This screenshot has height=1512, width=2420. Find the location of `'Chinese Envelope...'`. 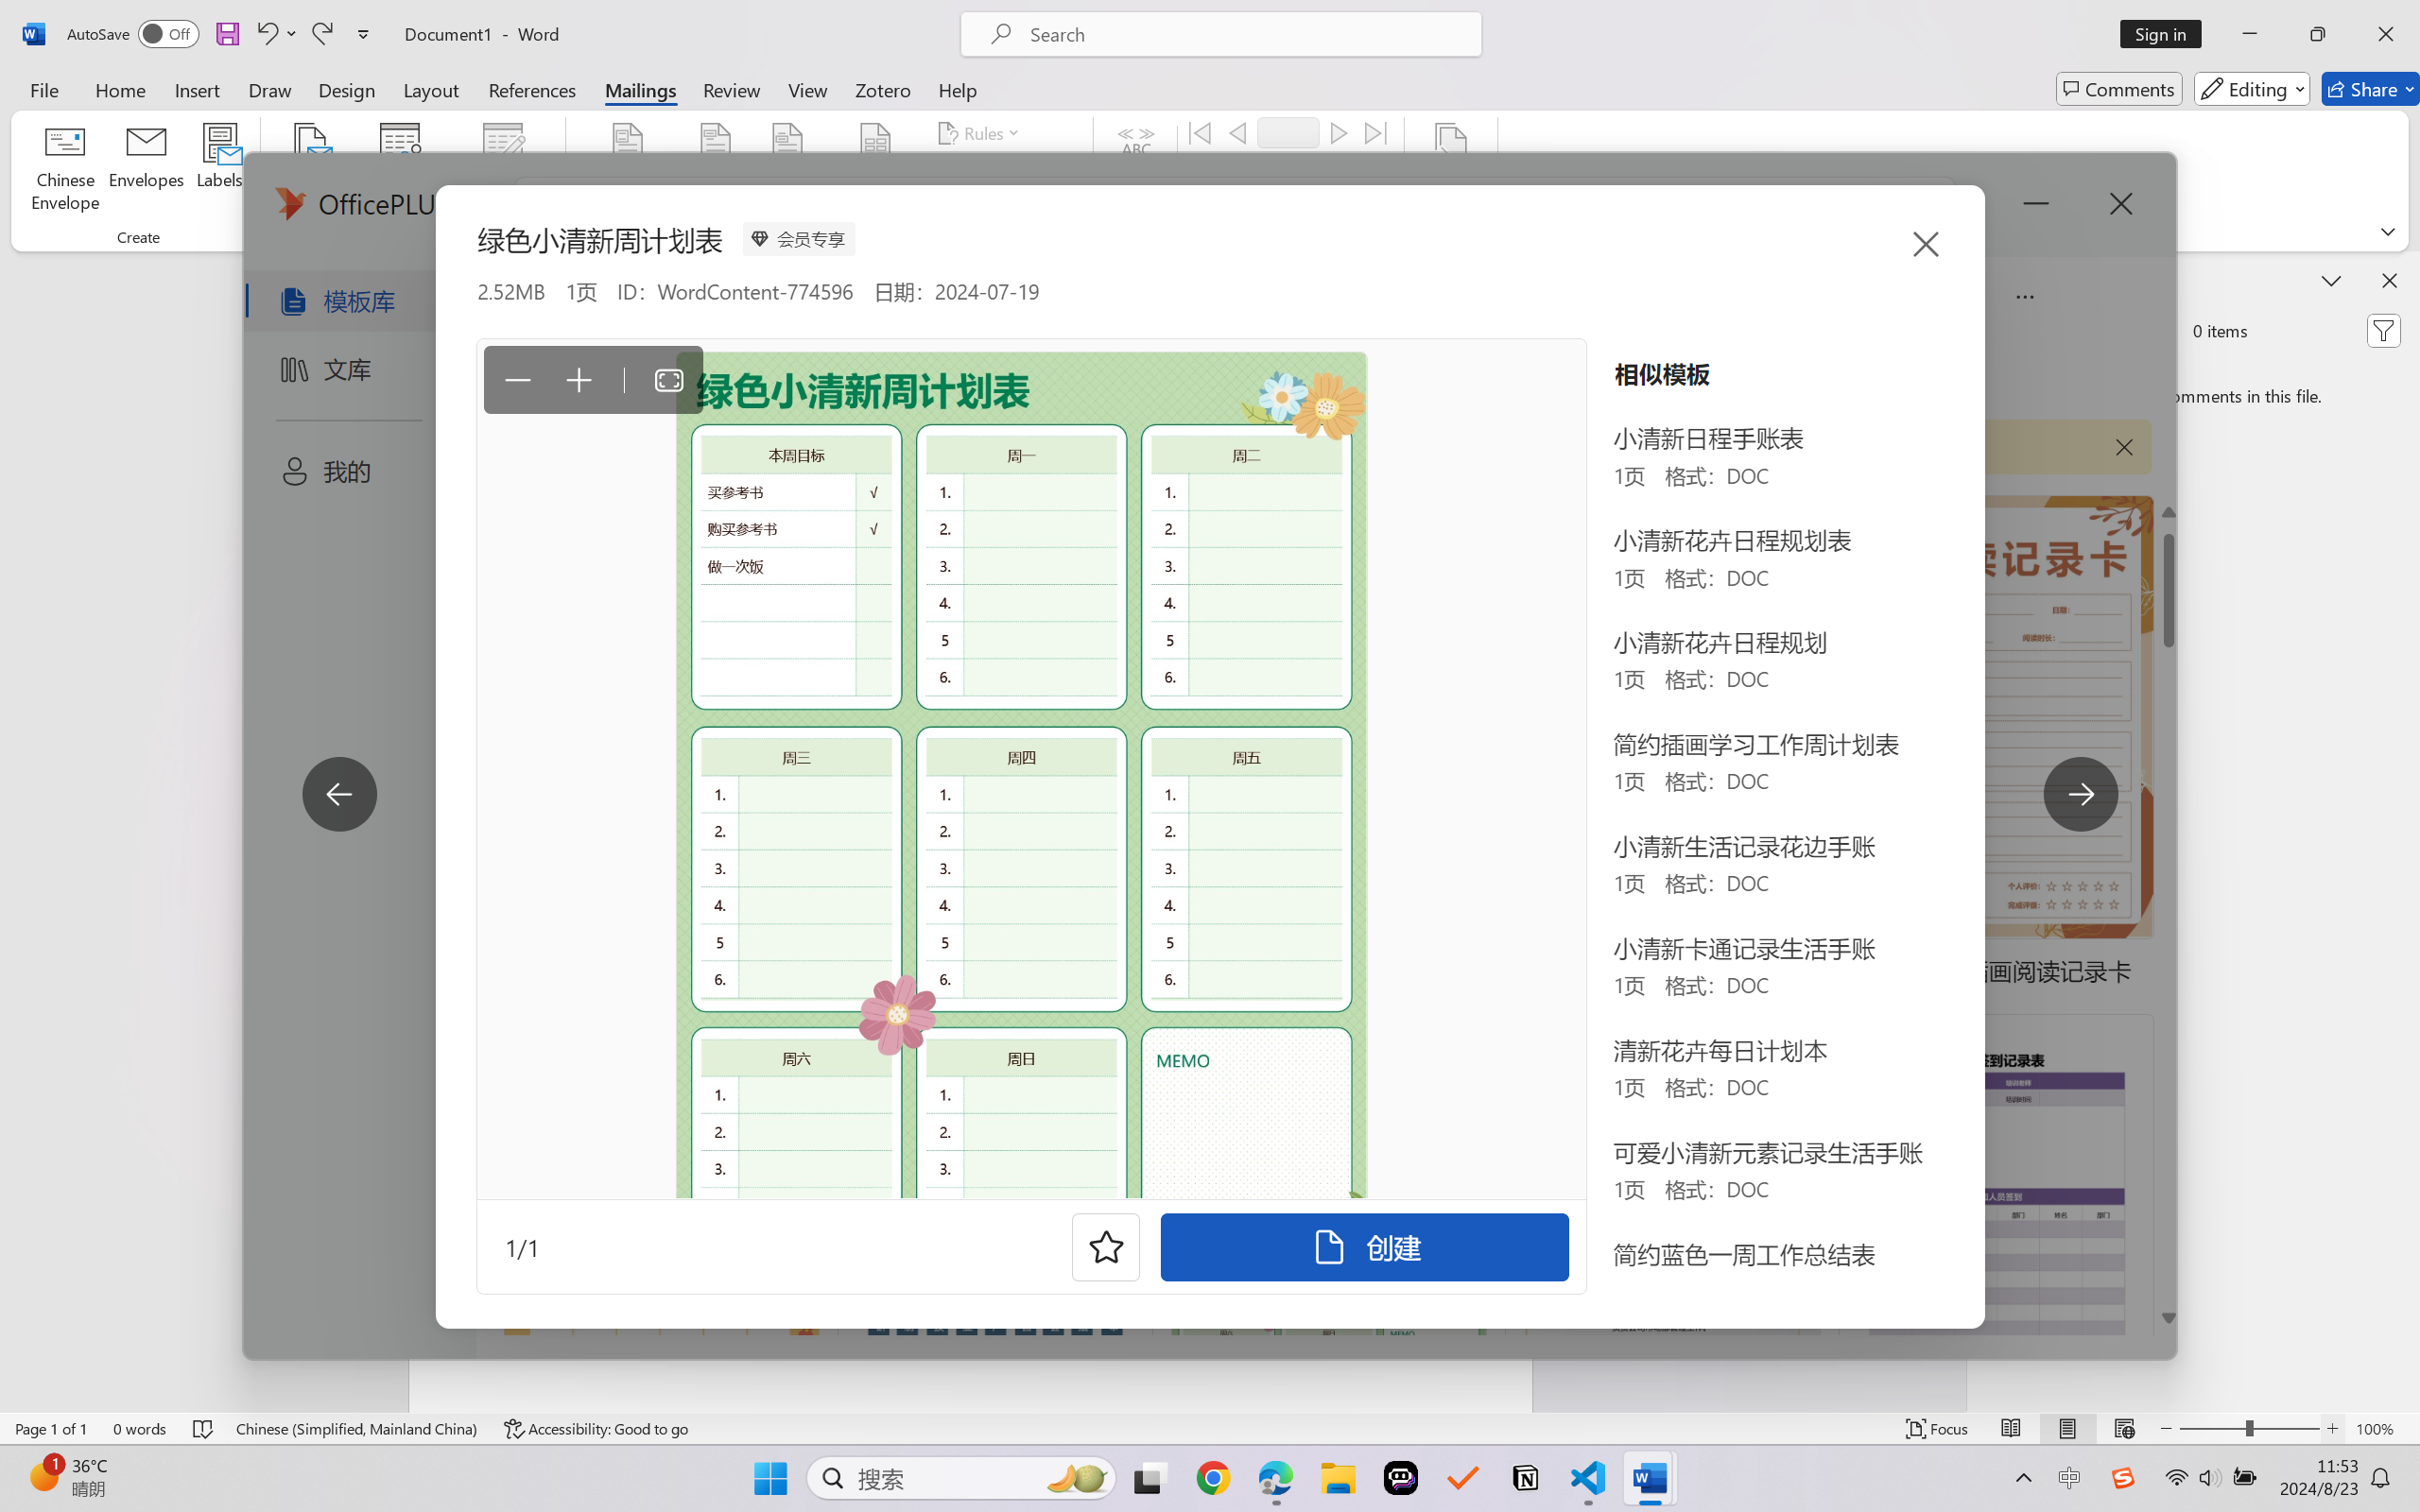

'Chinese Envelope...' is located at coordinates (65, 170).